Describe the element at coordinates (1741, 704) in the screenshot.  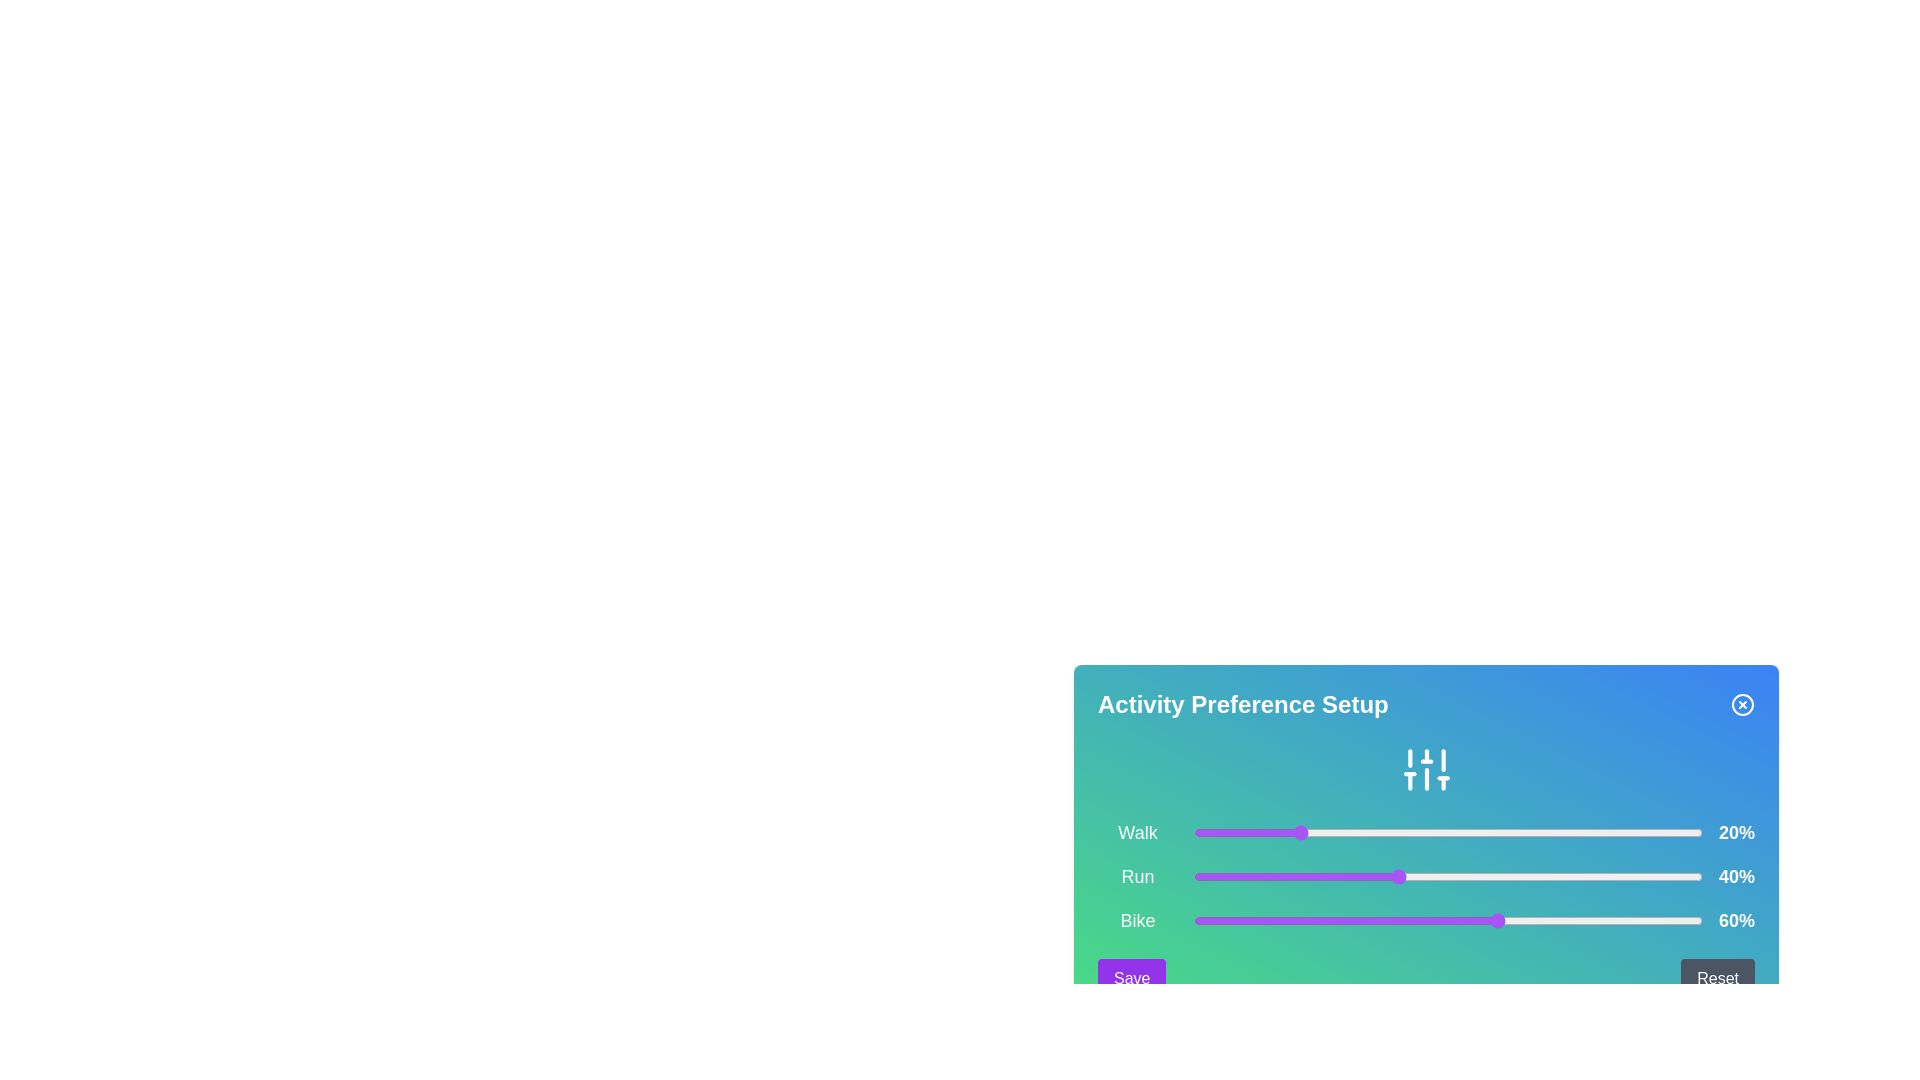
I see `the close button to close the Activity Preference Selector` at that location.